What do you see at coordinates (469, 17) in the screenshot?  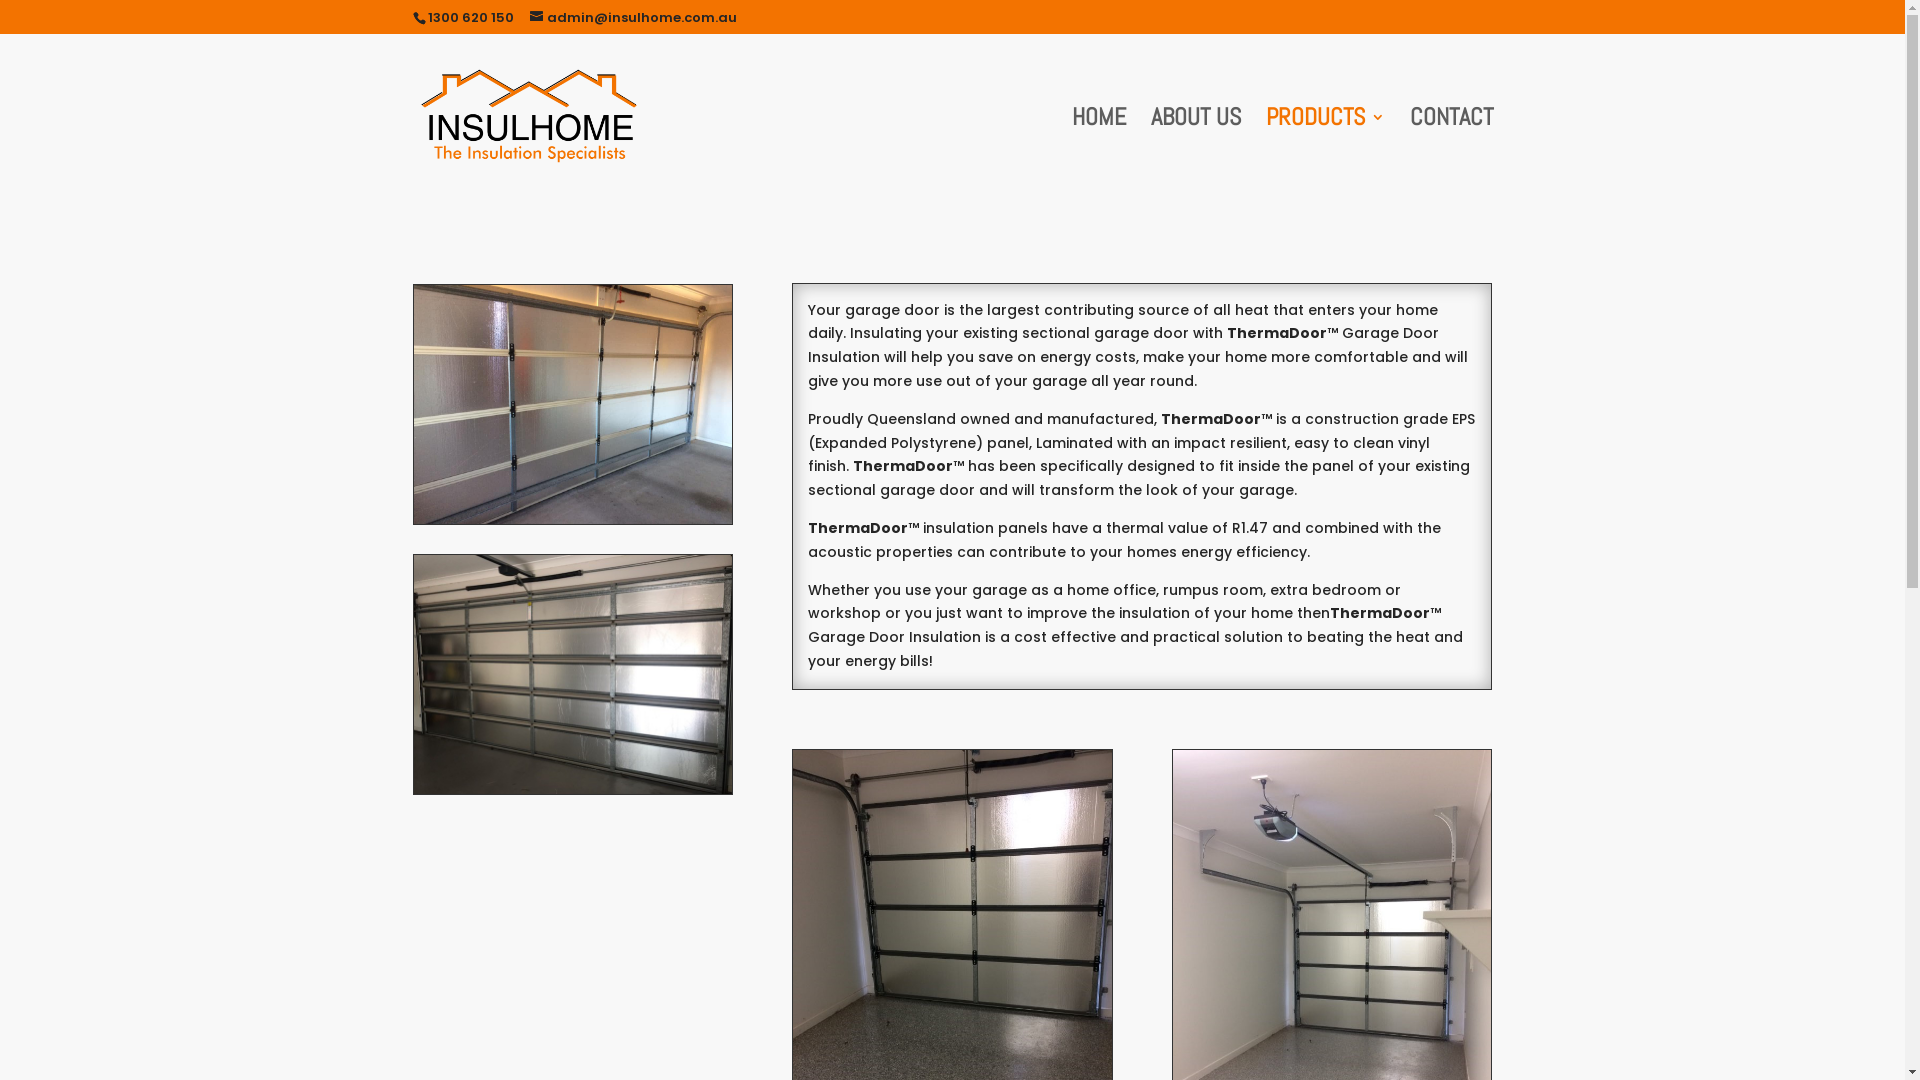 I see `'1300 620 150'` at bounding box center [469, 17].